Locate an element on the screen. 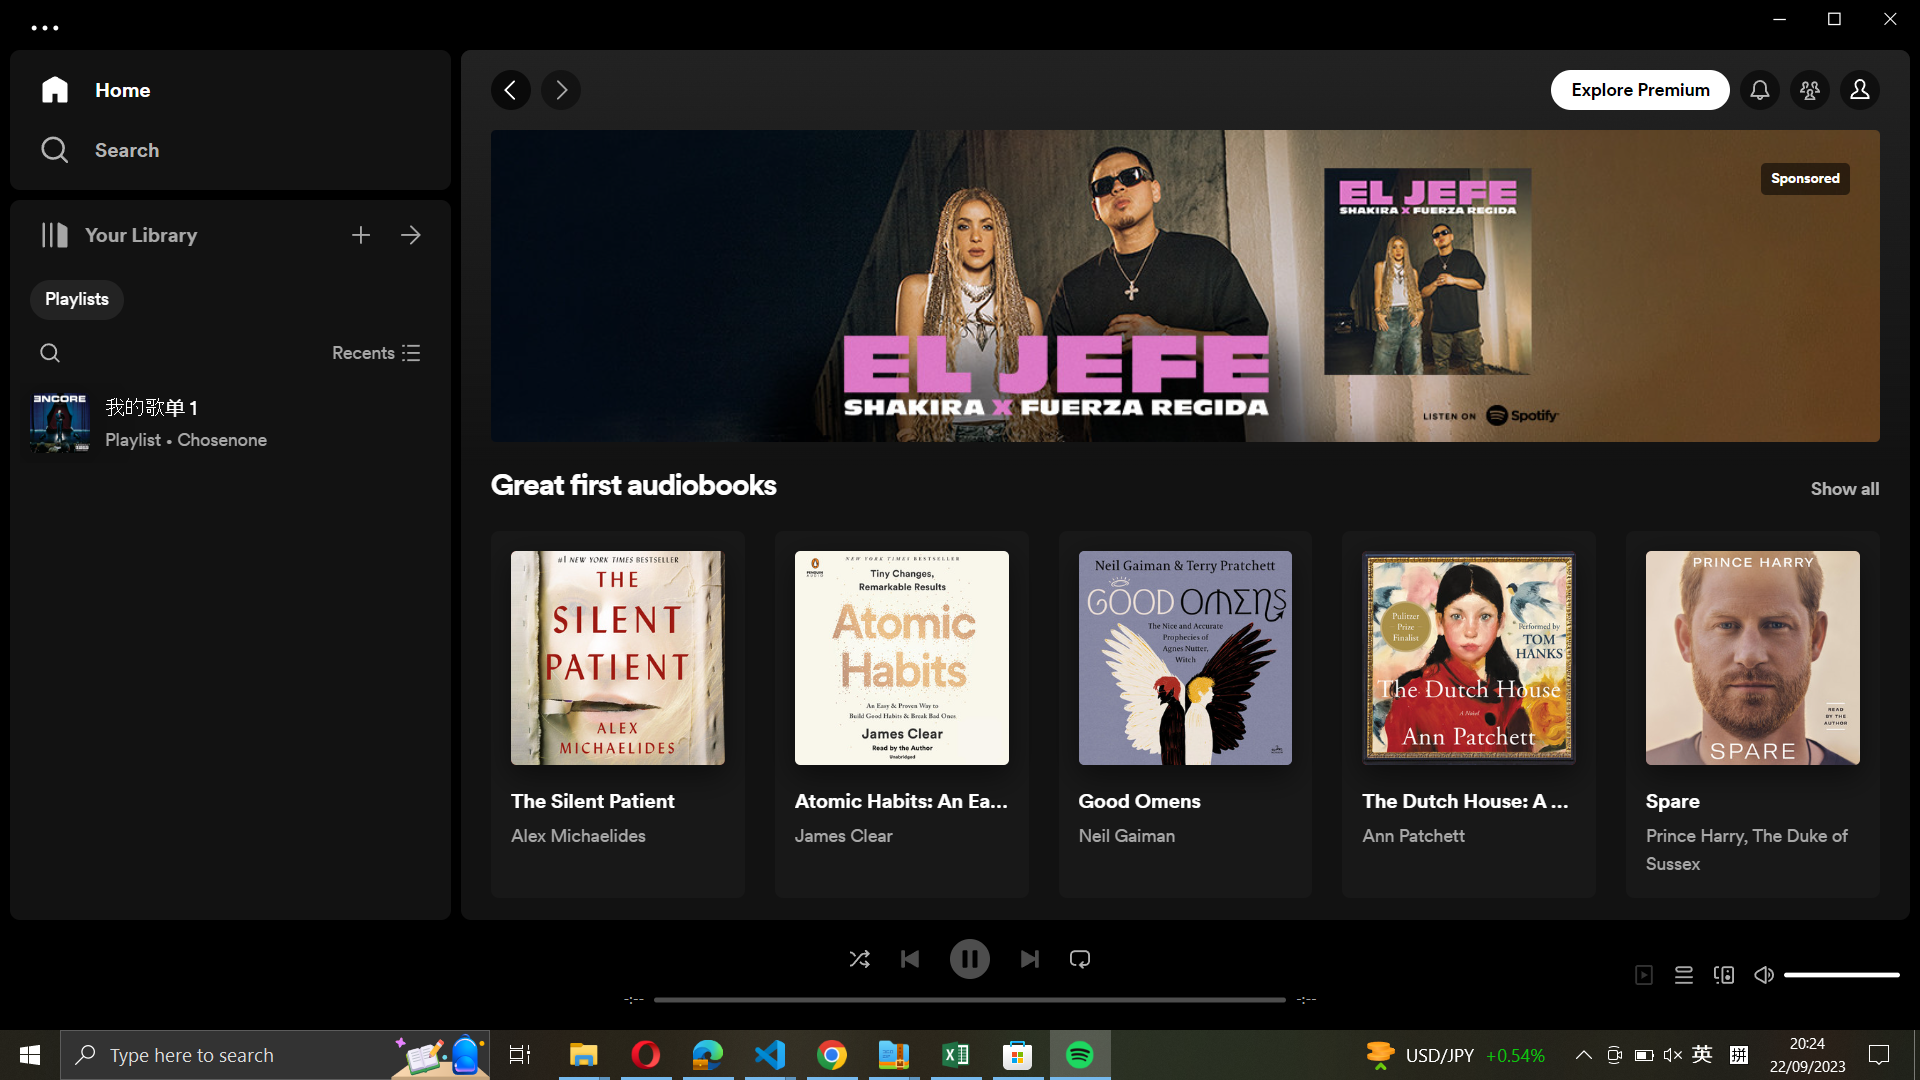 The image size is (1920, 1080). Visit my own library is located at coordinates (411, 231).